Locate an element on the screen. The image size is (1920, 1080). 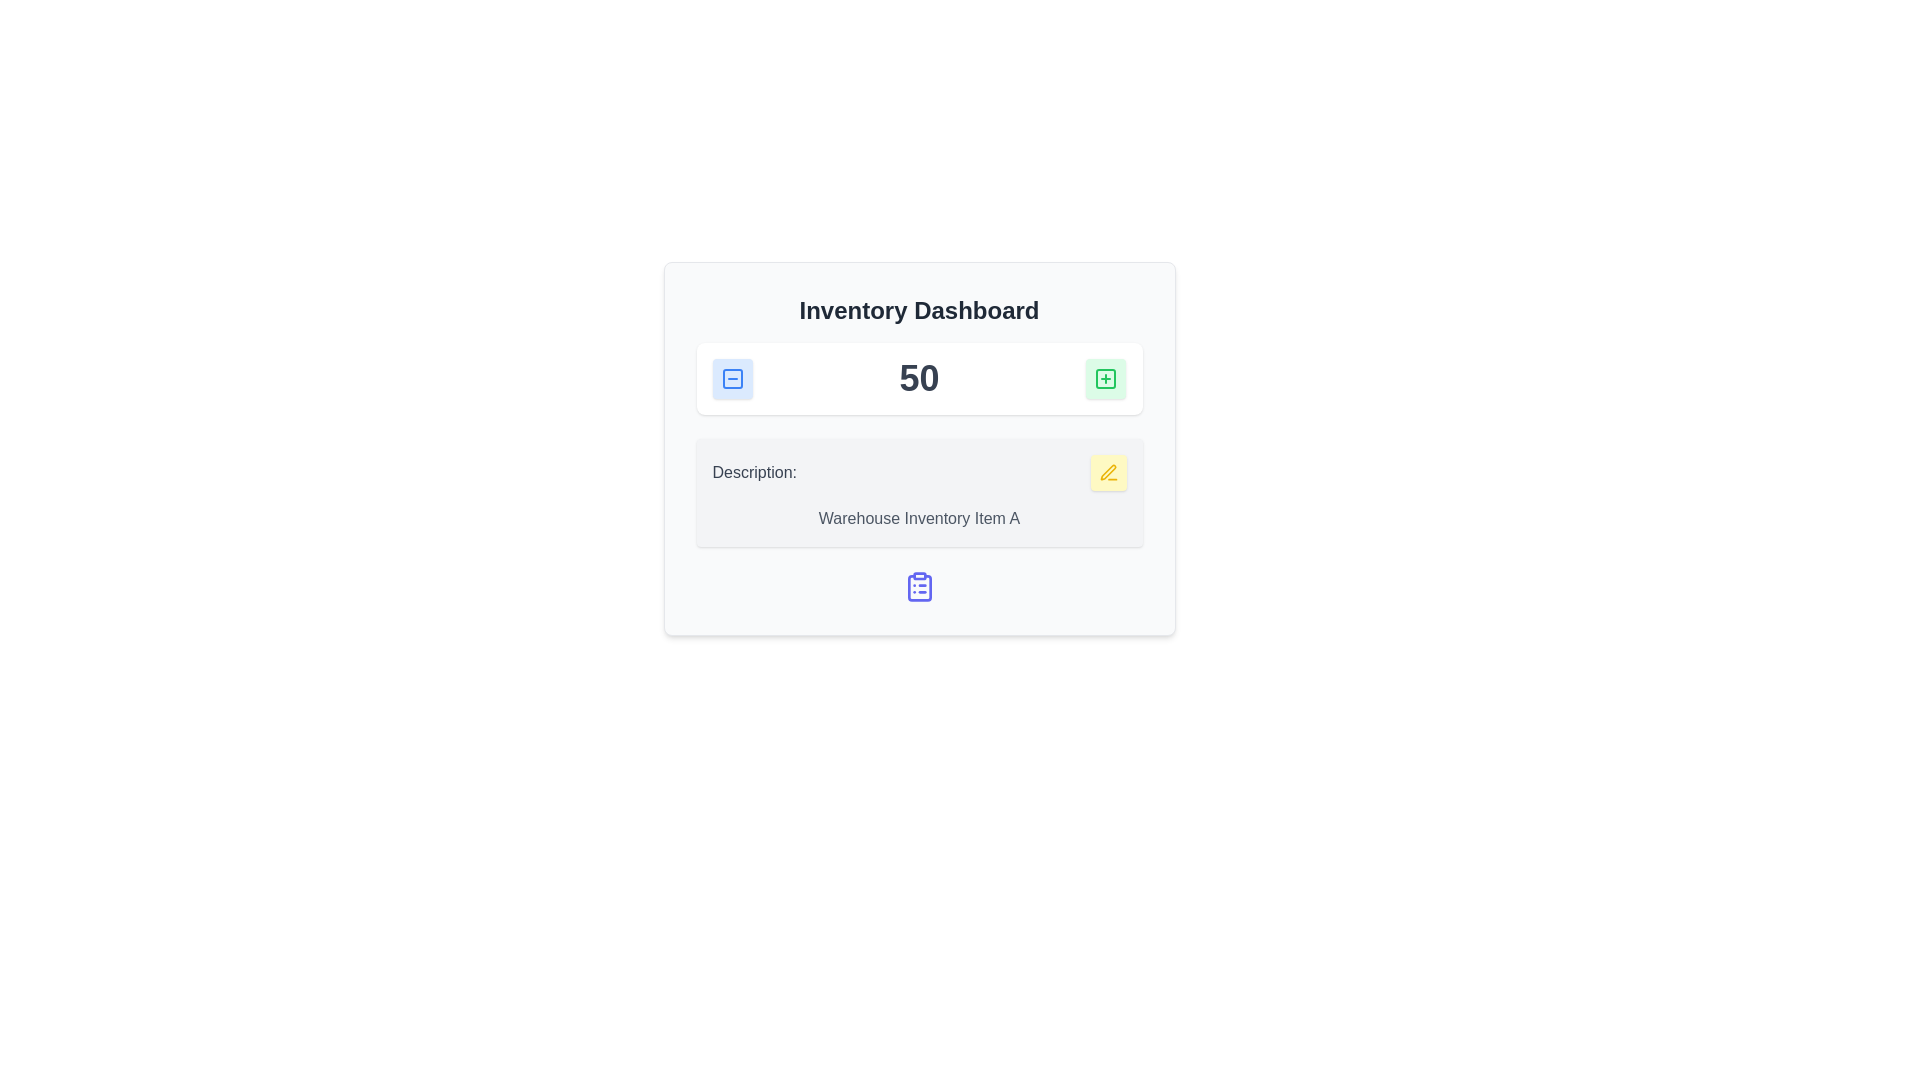
the numeric display text component showing '50', which is centrally located below the 'Inventory Dashboard' title and flanked by decrement and increment buttons is located at coordinates (918, 378).